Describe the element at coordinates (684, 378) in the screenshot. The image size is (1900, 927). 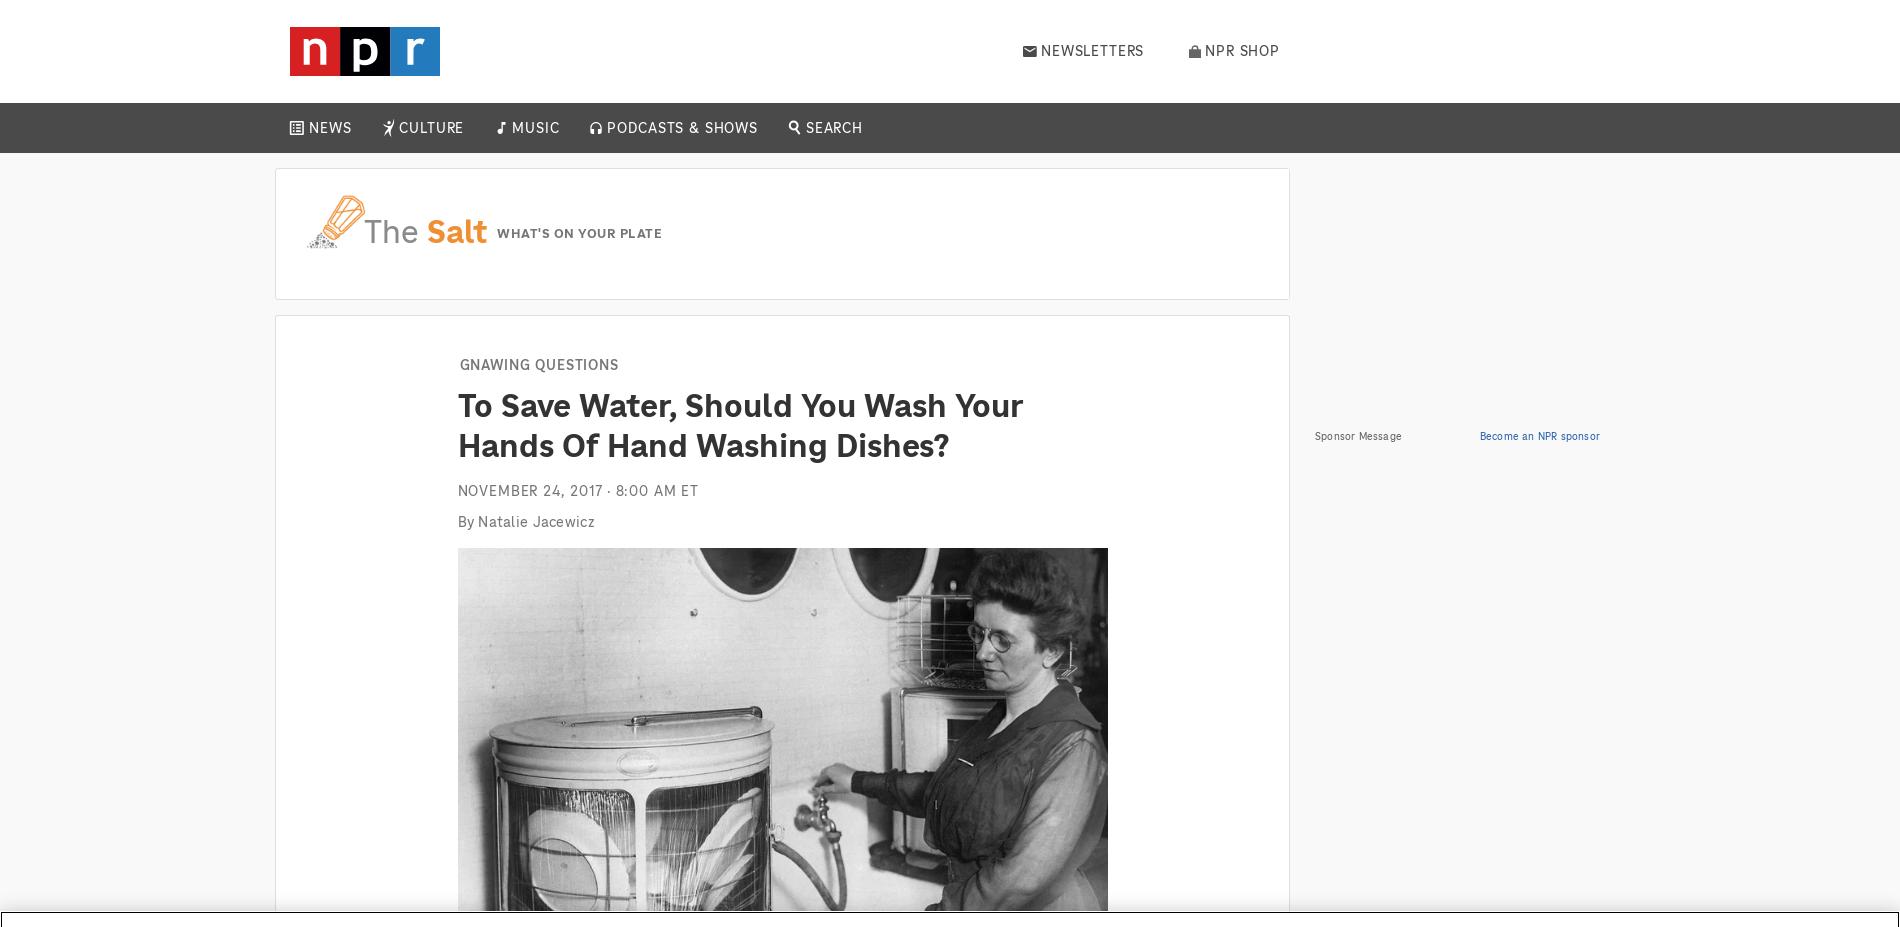
I see `'Up First'` at that location.